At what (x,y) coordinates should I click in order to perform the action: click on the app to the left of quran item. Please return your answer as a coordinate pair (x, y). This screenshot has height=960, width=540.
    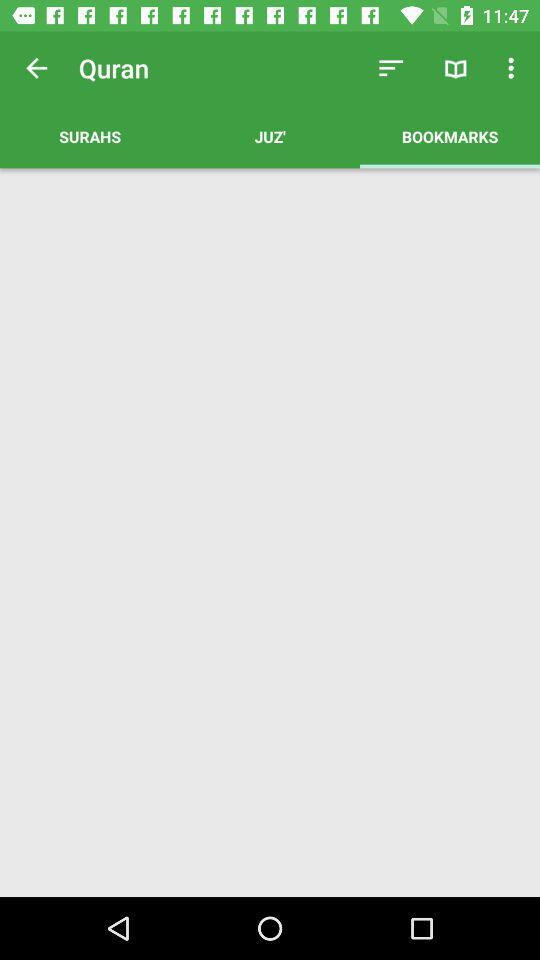
    Looking at the image, I should click on (36, 68).